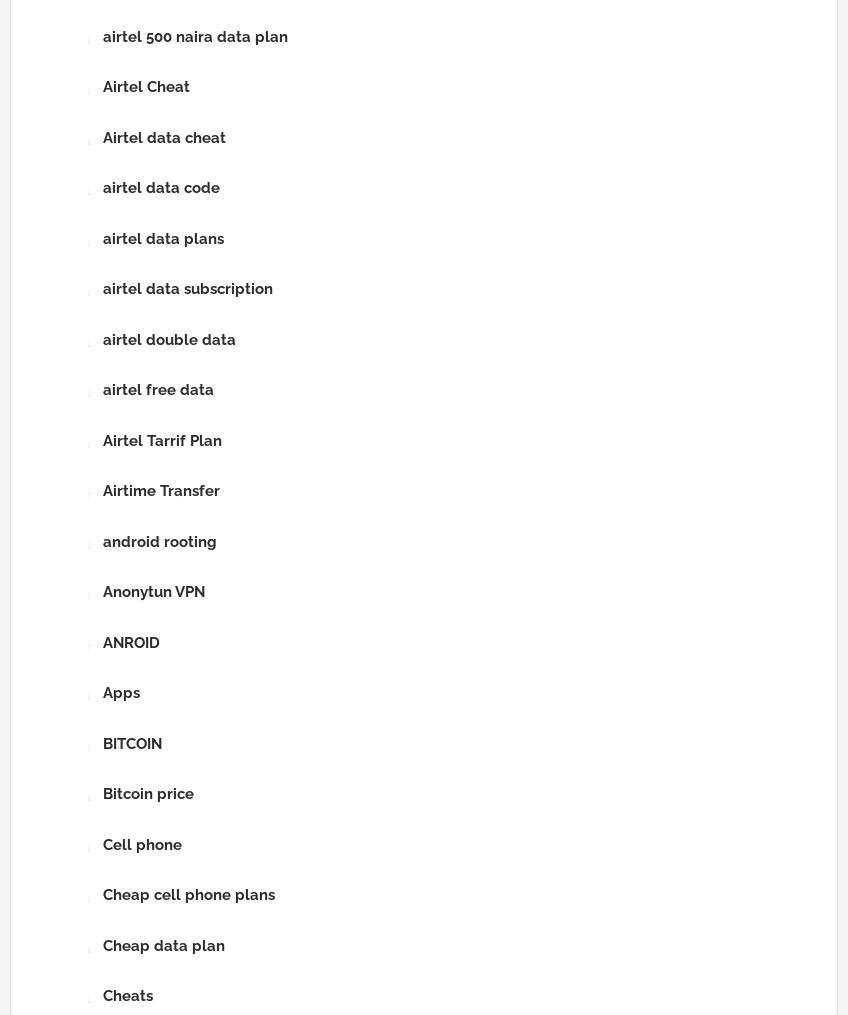 The image size is (848, 1015). I want to click on 'airtel data plans', so click(163, 238).